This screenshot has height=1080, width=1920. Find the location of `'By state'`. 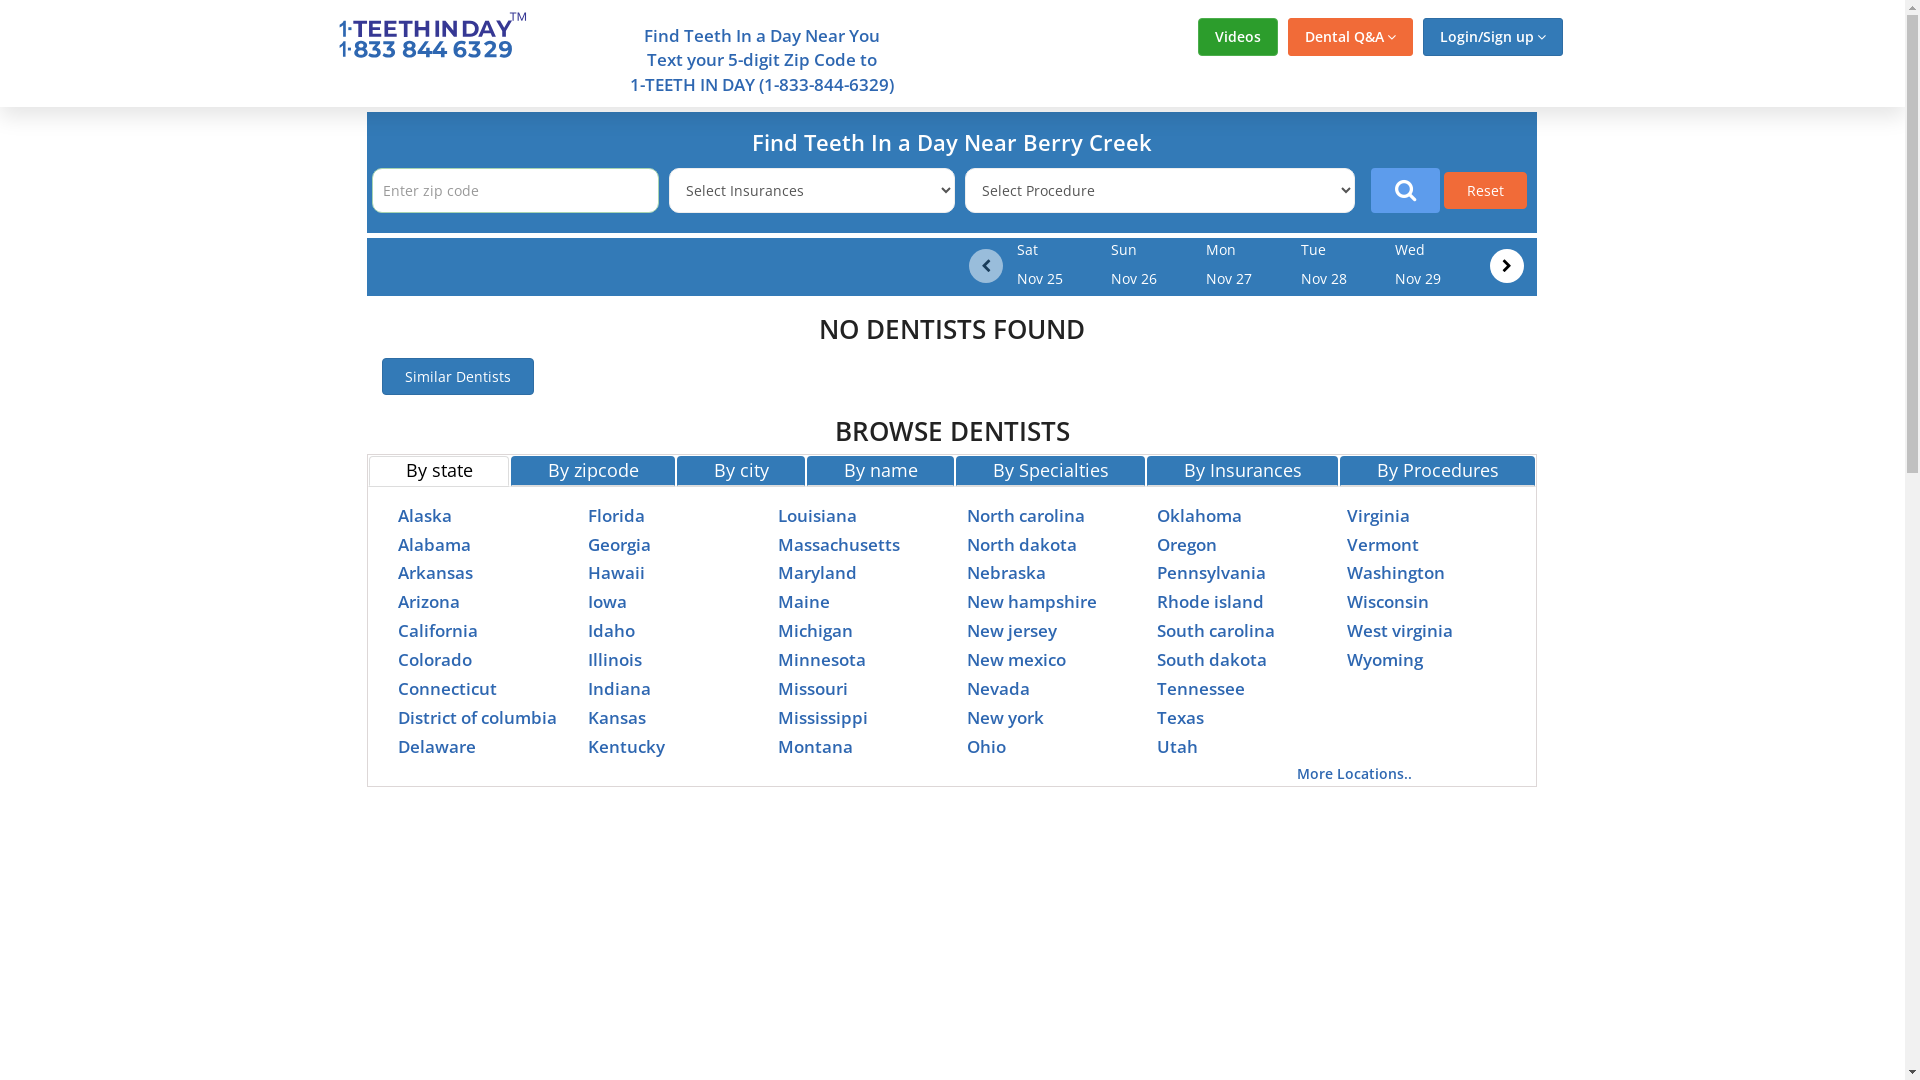

'By state' is located at coordinates (369, 470).